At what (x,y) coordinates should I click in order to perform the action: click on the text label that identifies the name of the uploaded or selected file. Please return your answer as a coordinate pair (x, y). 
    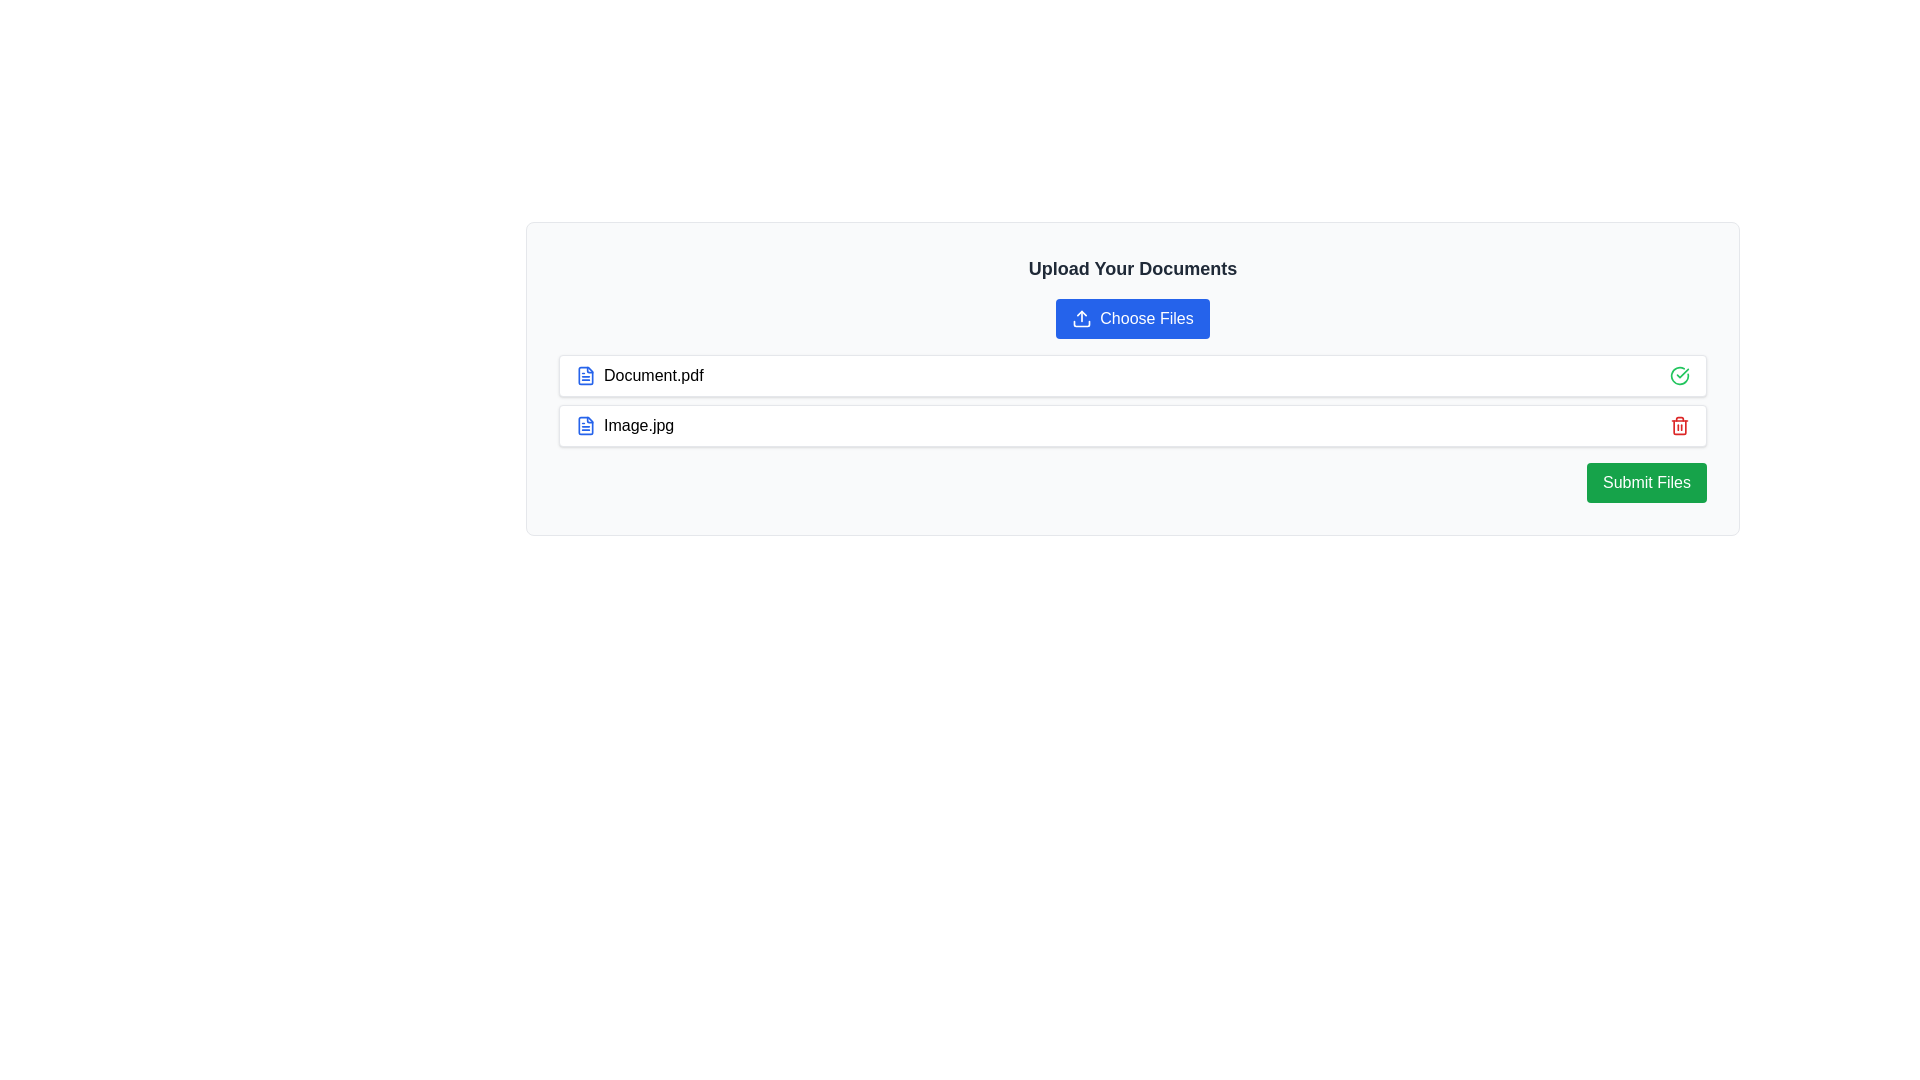
    Looking at the image, I should click on (638, 424).